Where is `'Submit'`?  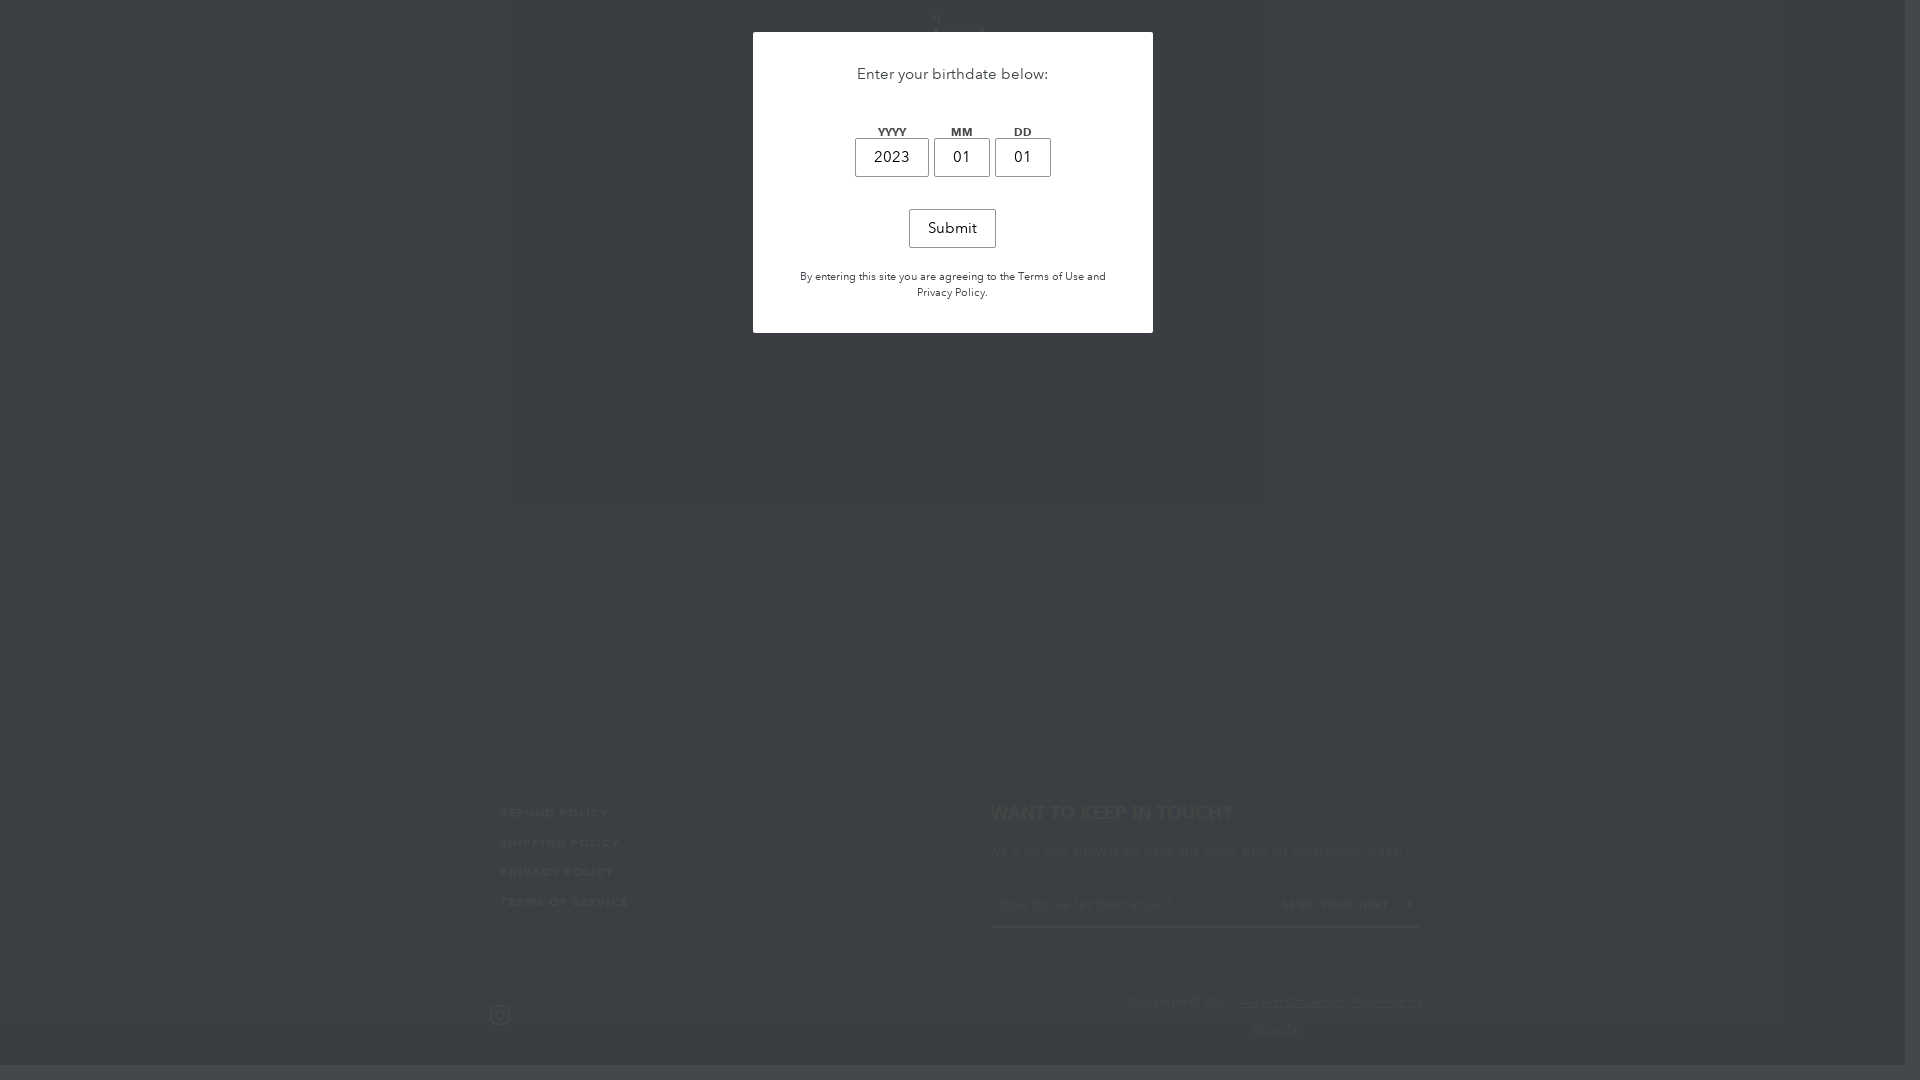 'Submit' is located at coordinates (951, 227).